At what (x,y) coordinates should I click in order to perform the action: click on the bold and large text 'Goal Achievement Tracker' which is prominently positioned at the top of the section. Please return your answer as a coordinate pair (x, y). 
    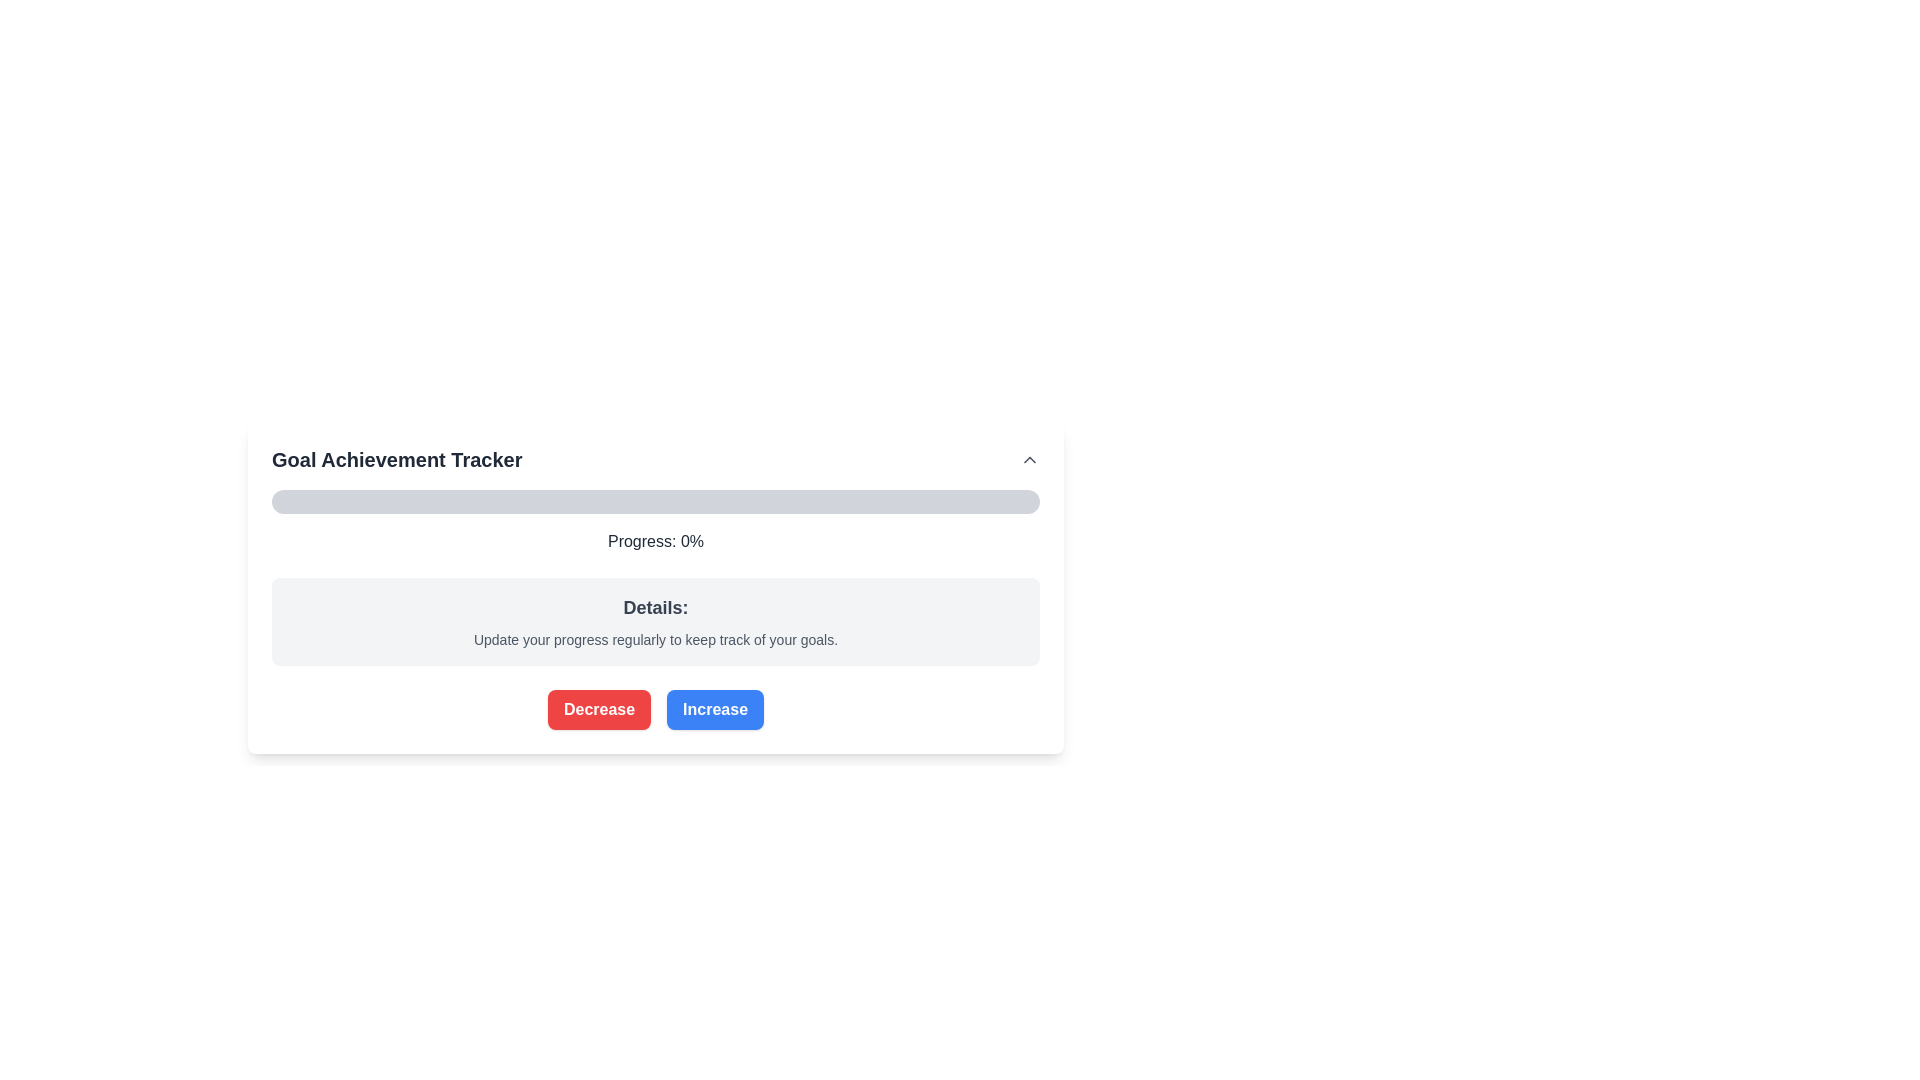
    Looking at the image, I should click on (397, 459).